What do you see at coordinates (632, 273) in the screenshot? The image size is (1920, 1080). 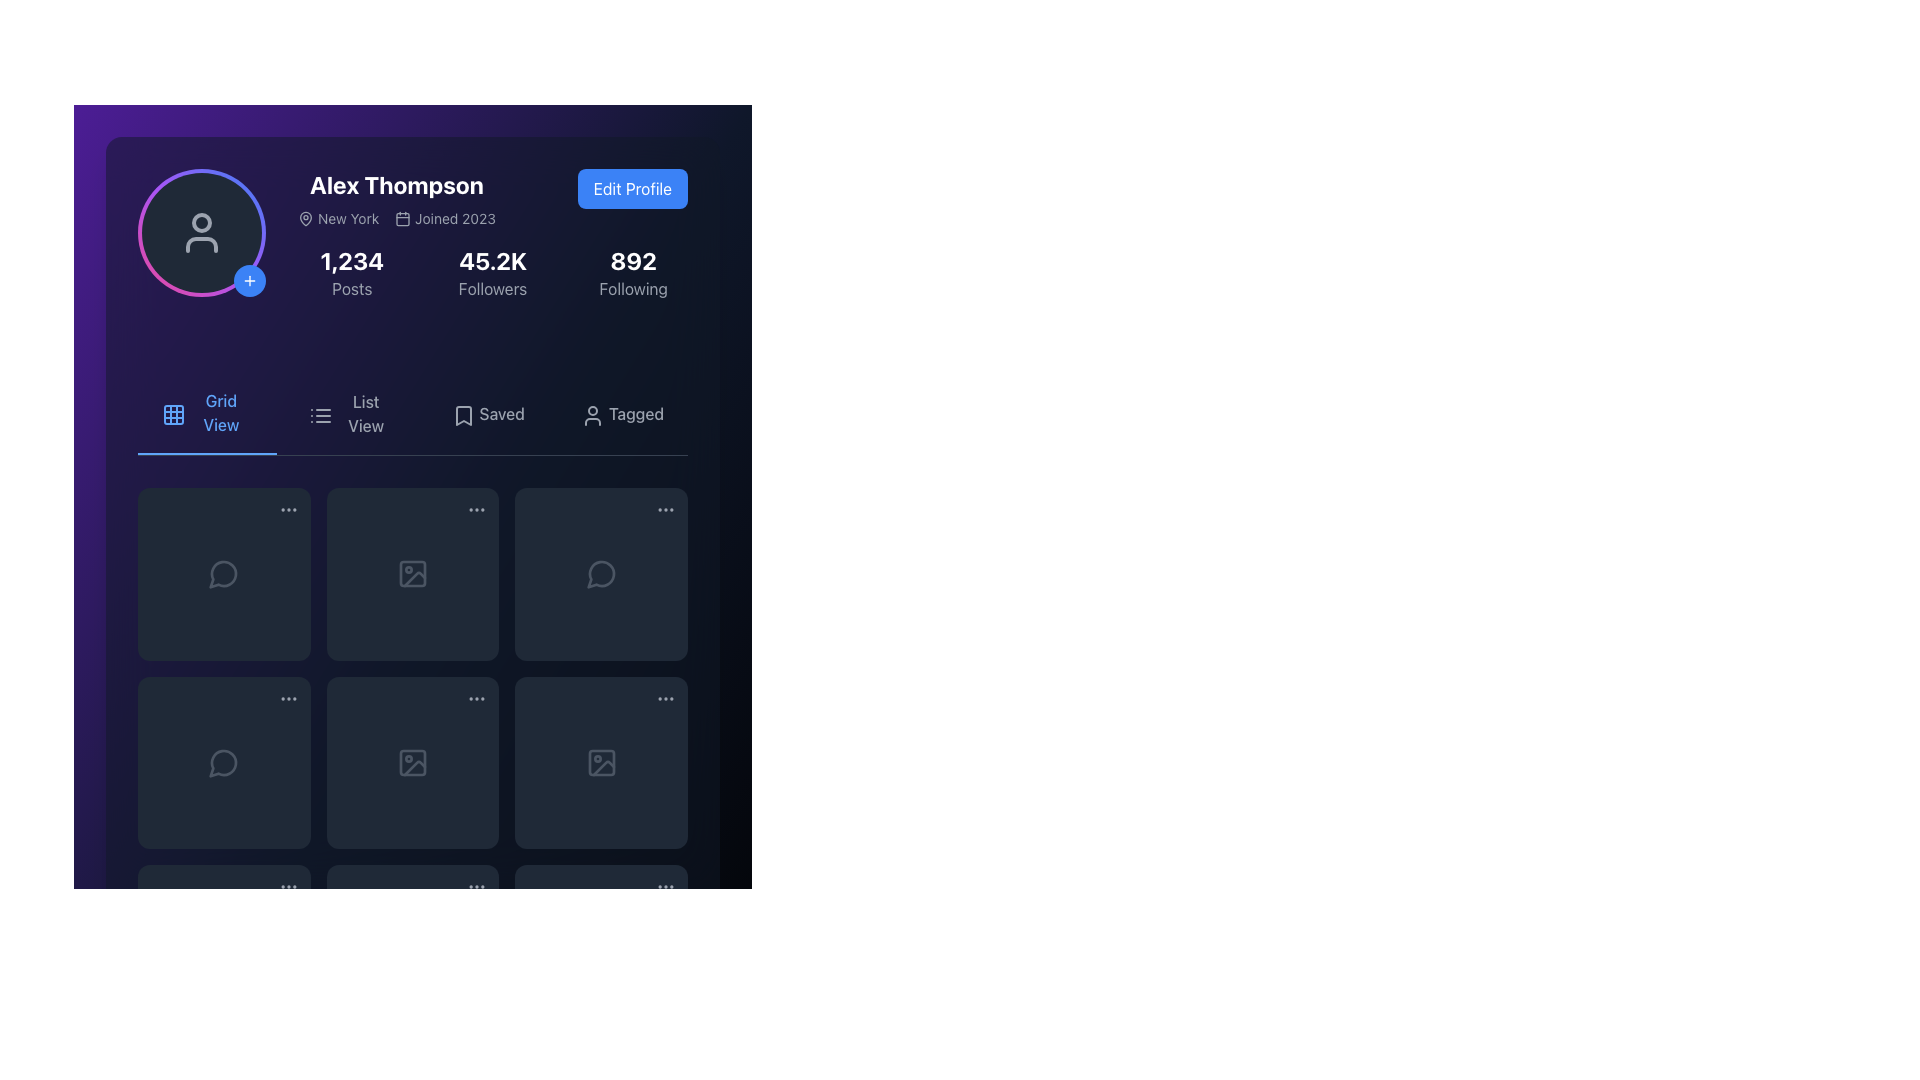 I see `the text display component that shows the count of accounts being followed by the user, labeled 'Following.'` at bounding box center [632, 273].